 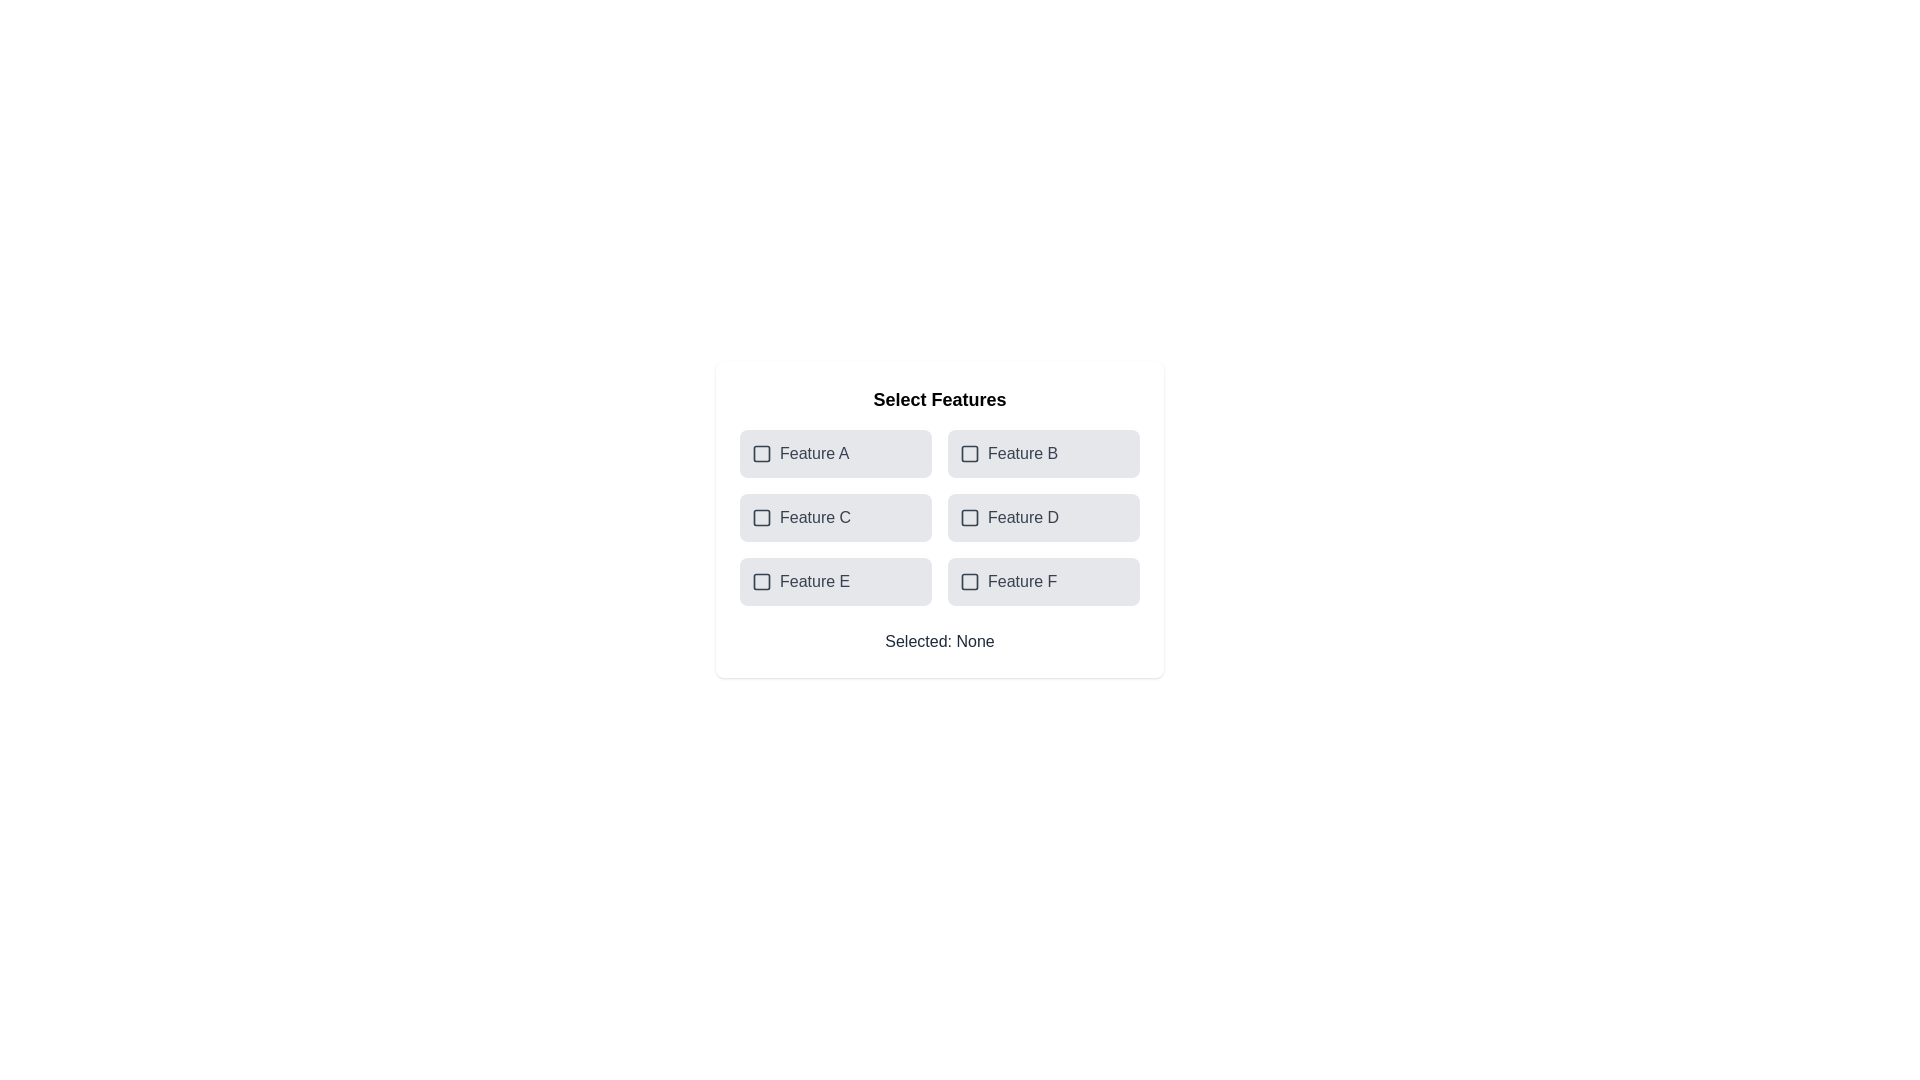 I want to click on text label located in the fourth selectable feature option, which is positioned in the second column of the second row of the grid, so click(x=1023, y=516).